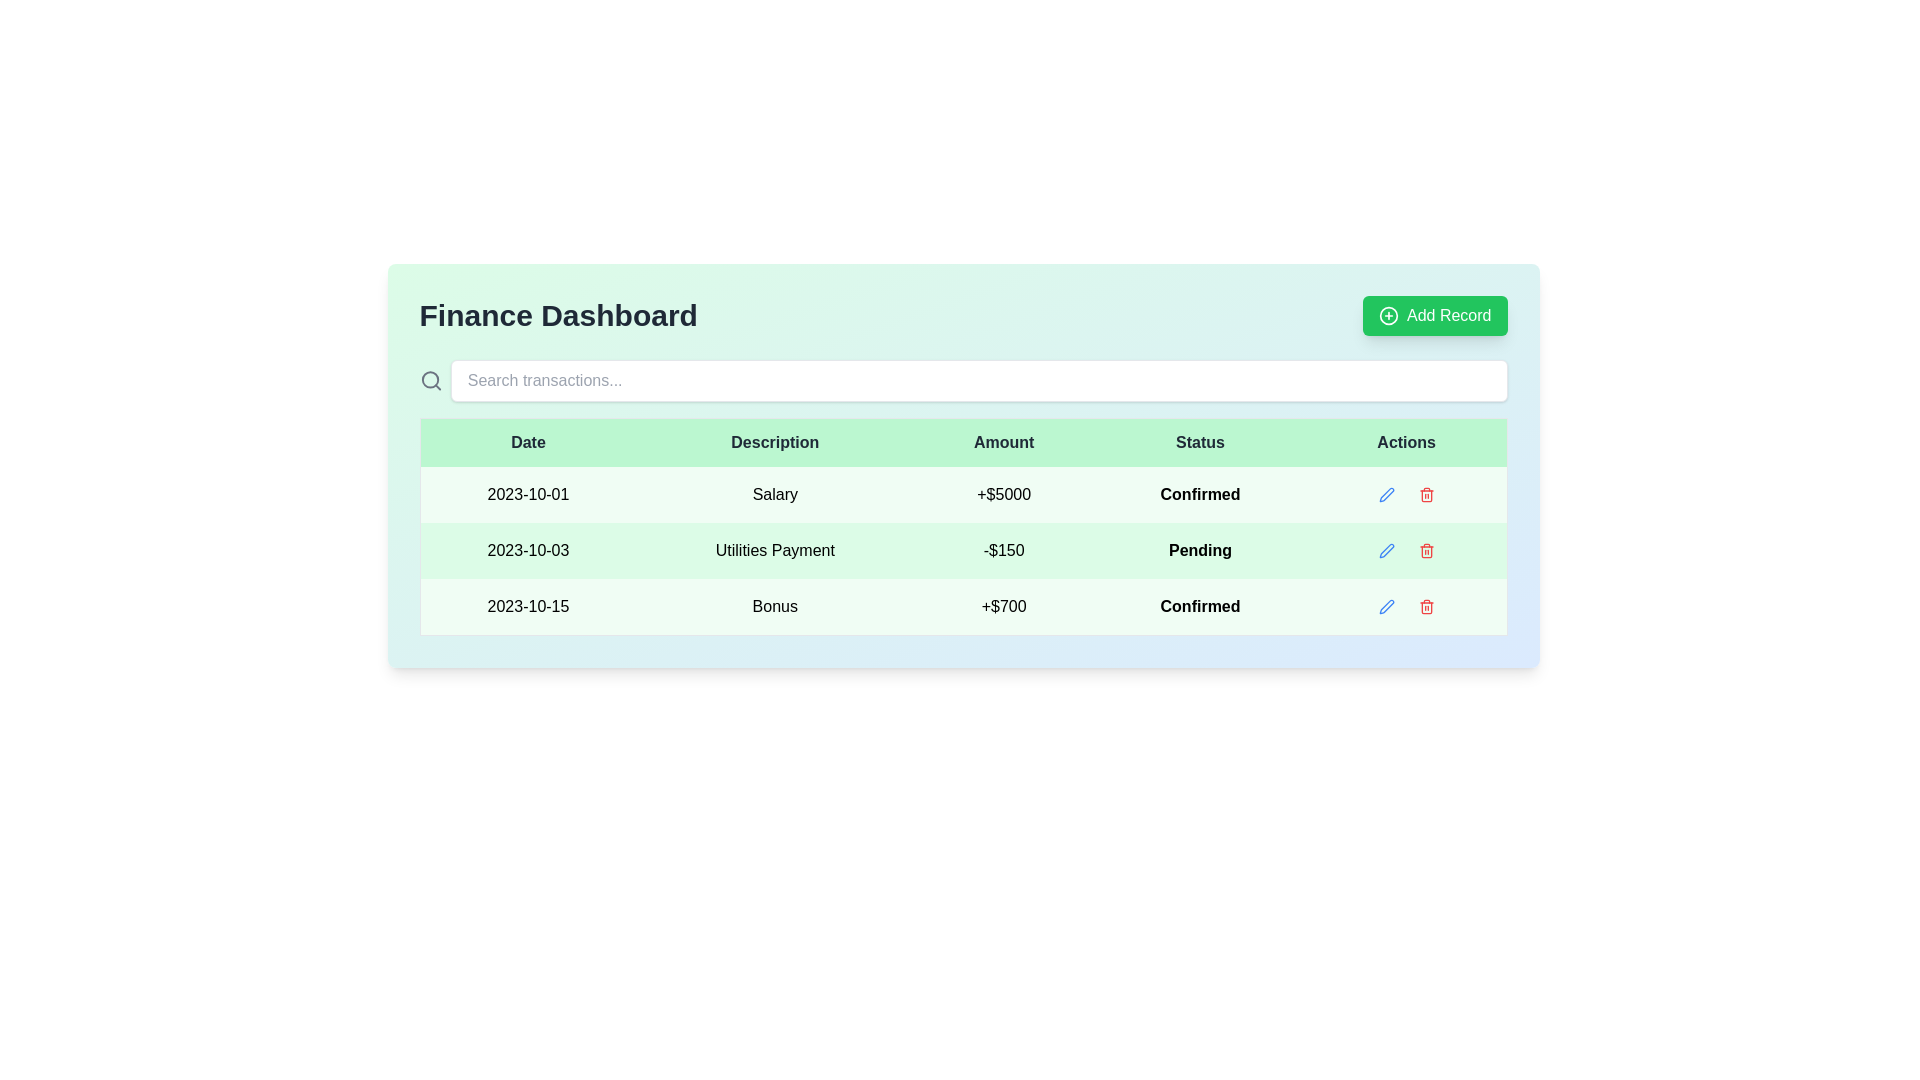  I want to click on displayed date '2023-10-03' from the table cell in the second row under the 'Date' column, so click(528, 551).